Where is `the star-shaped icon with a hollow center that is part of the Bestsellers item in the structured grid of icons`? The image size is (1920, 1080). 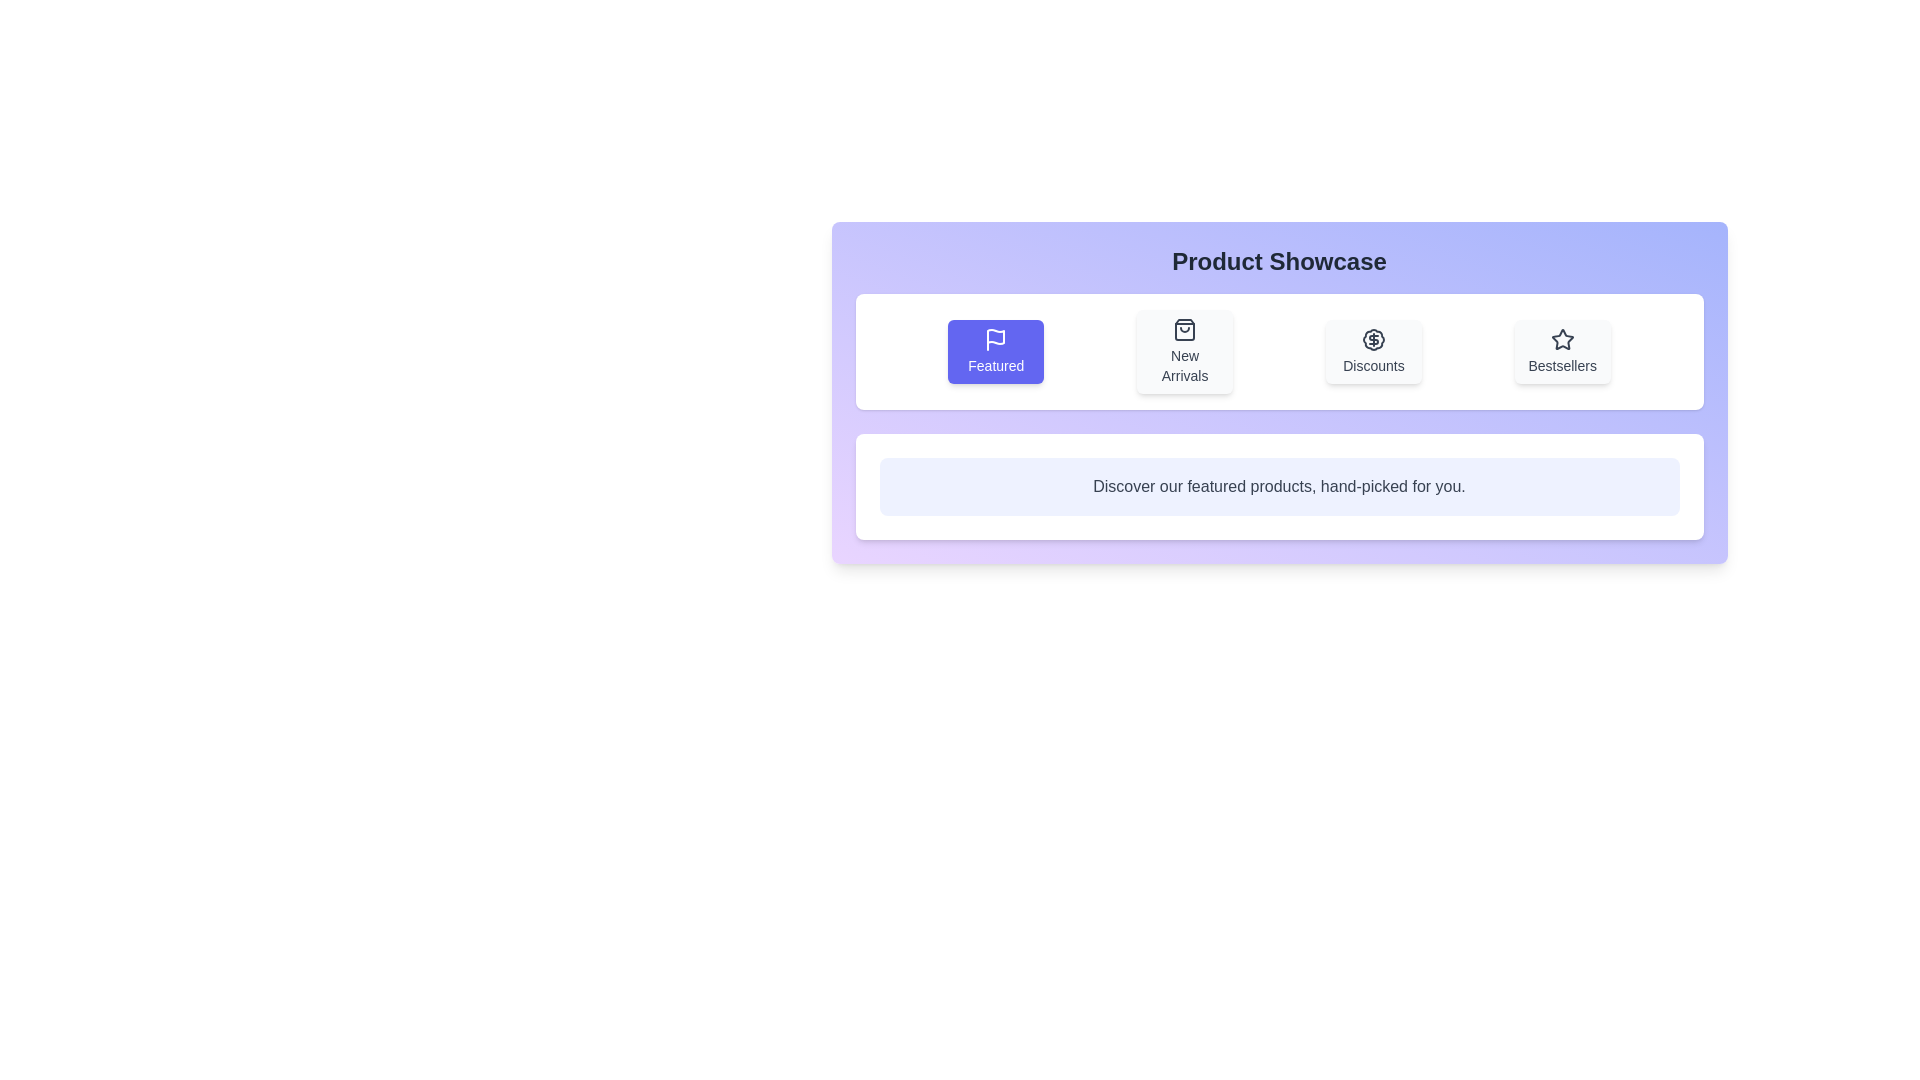 the star-shaped icon with a hollow center that is part of the Bestsellers item in the structured grid of icons is located at coordinates (1561, 338).